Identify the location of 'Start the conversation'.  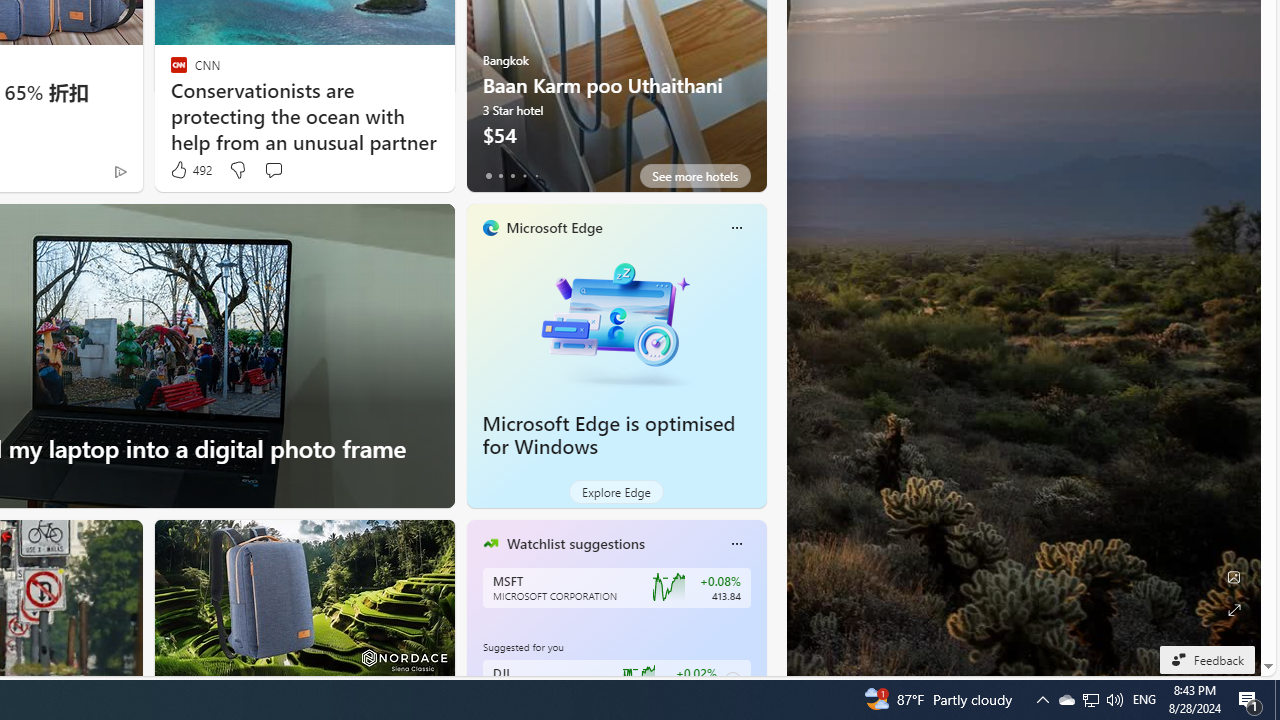
(272, 168).